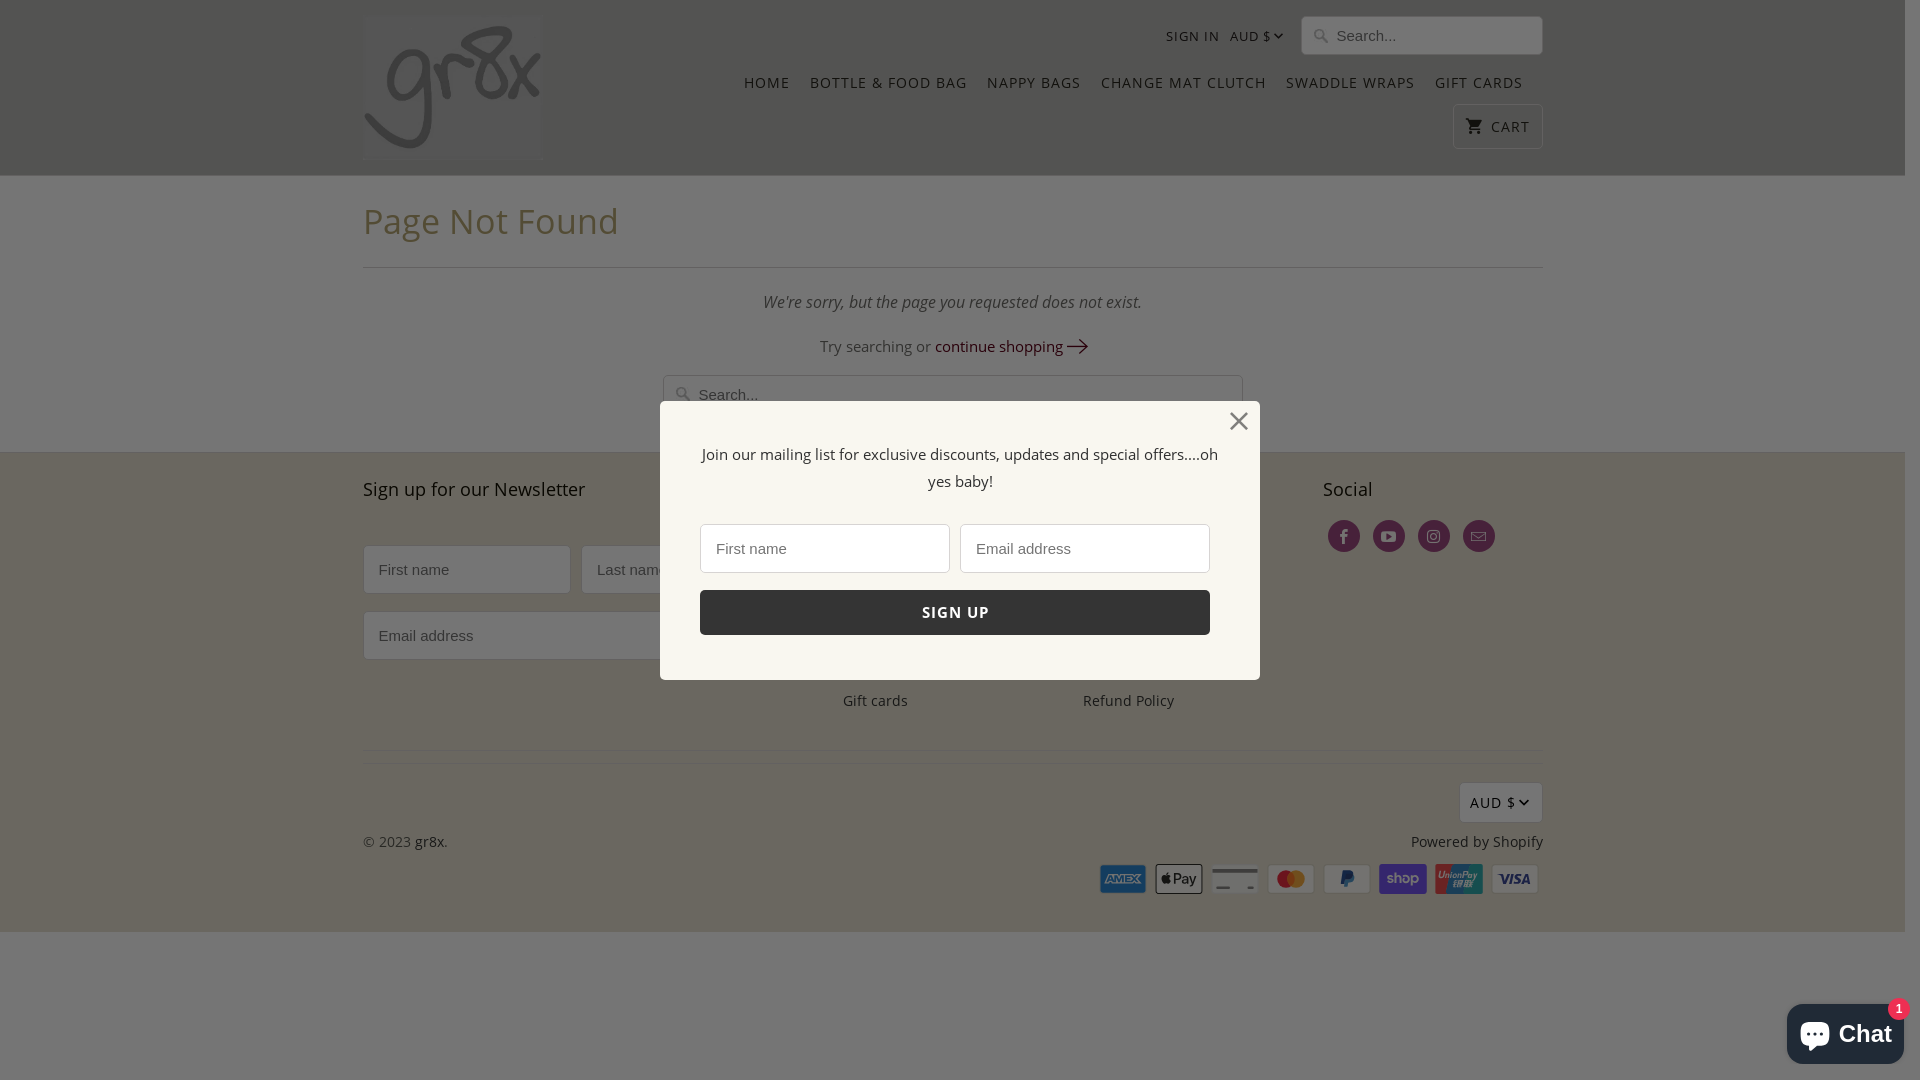 The image size is (1920, 1080). I want to click on 'GIFT CARDS', so click(1433, 87).